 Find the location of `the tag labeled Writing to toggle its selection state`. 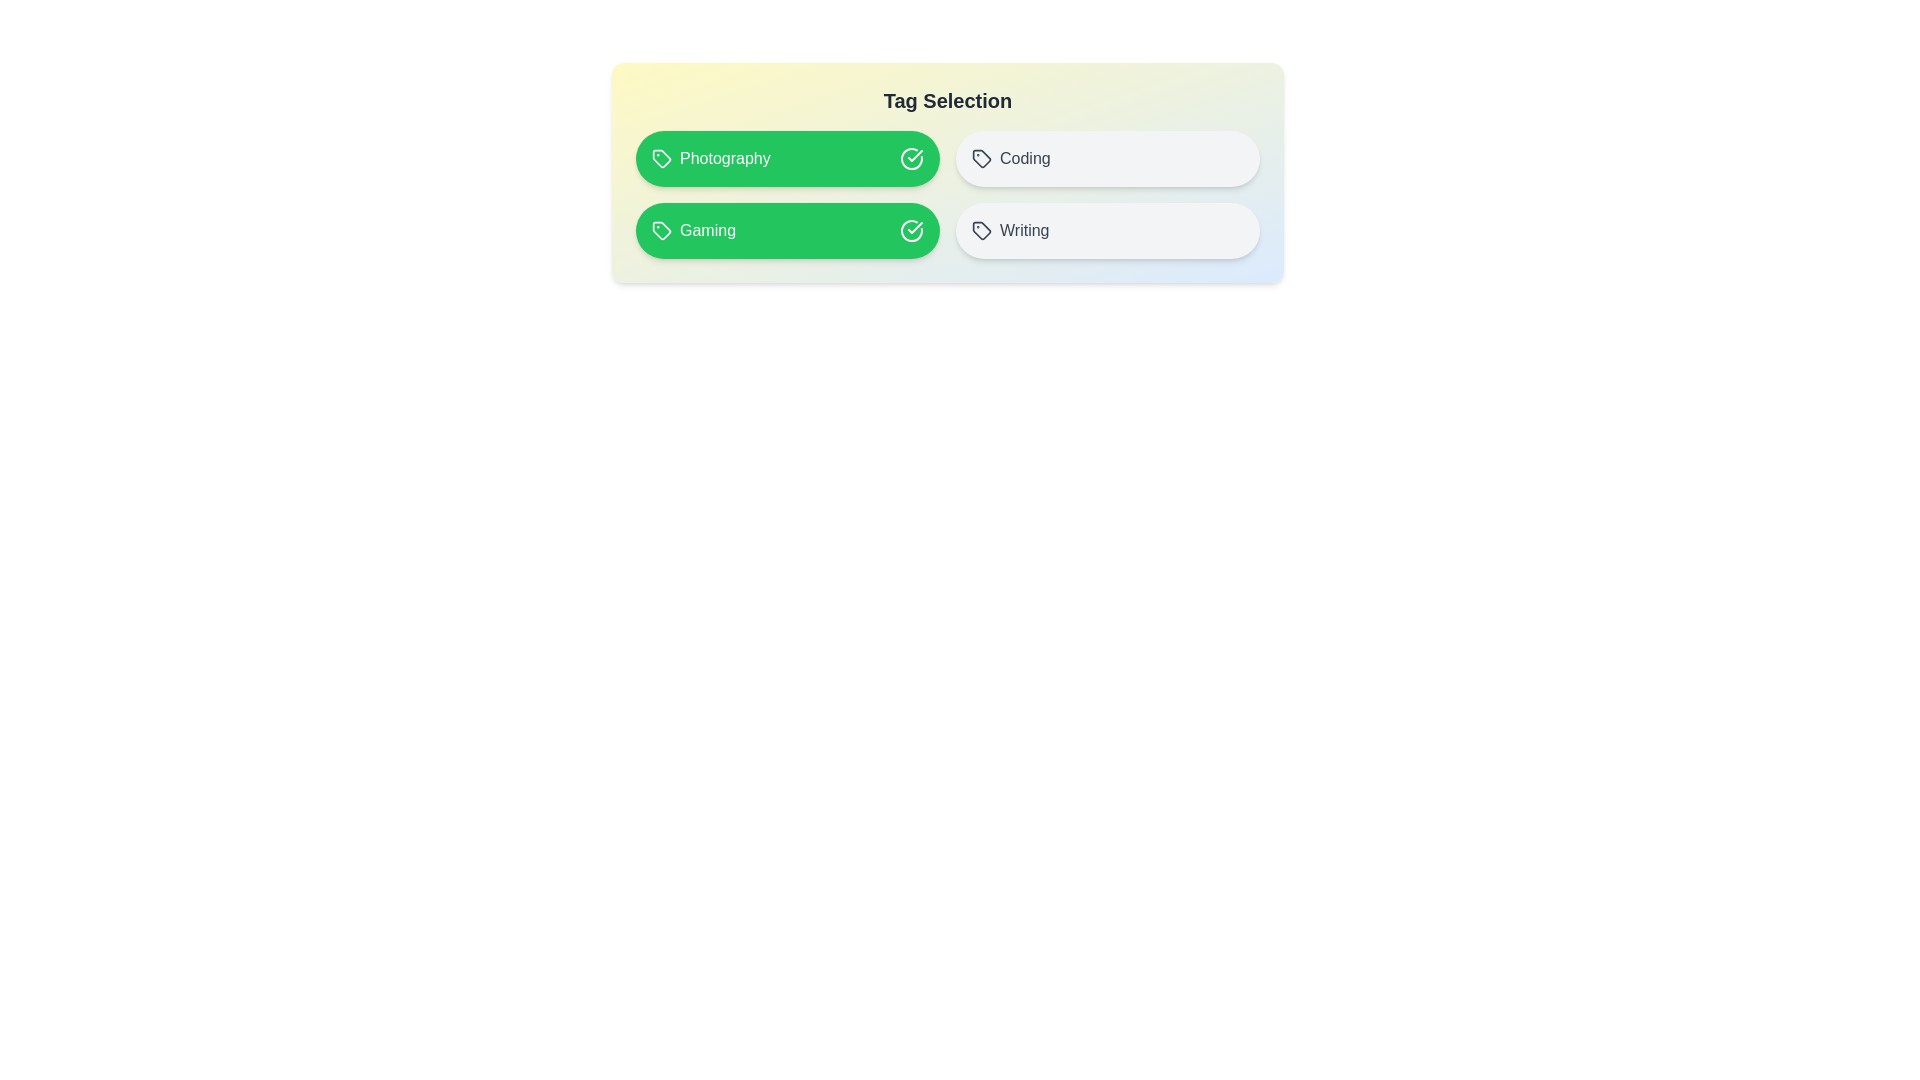

the tag labeled Writing to toggle its selection state is located at coordinates (1107, 230).